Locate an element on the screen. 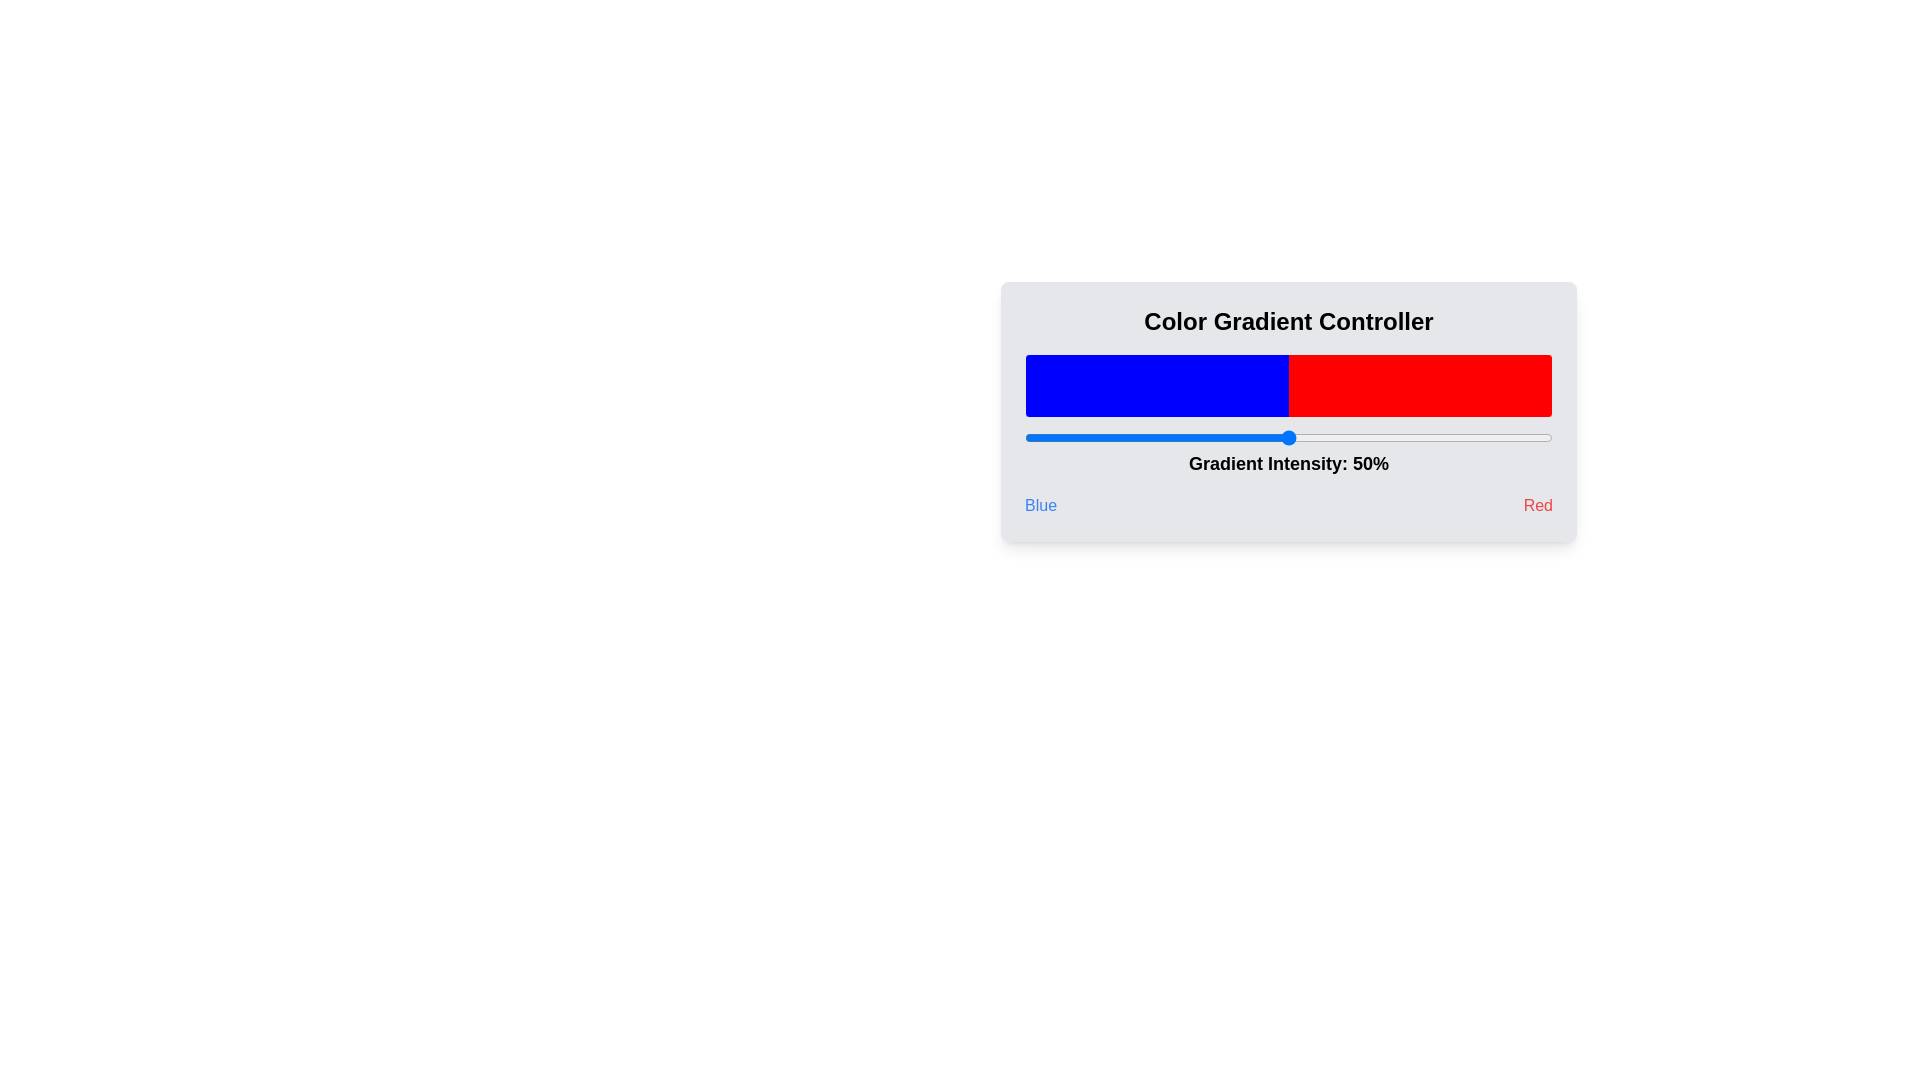 This screenshot has height=1080, width=1920. the gradient slider to set the intensity to 85% is located at coordinates (1473, 437).